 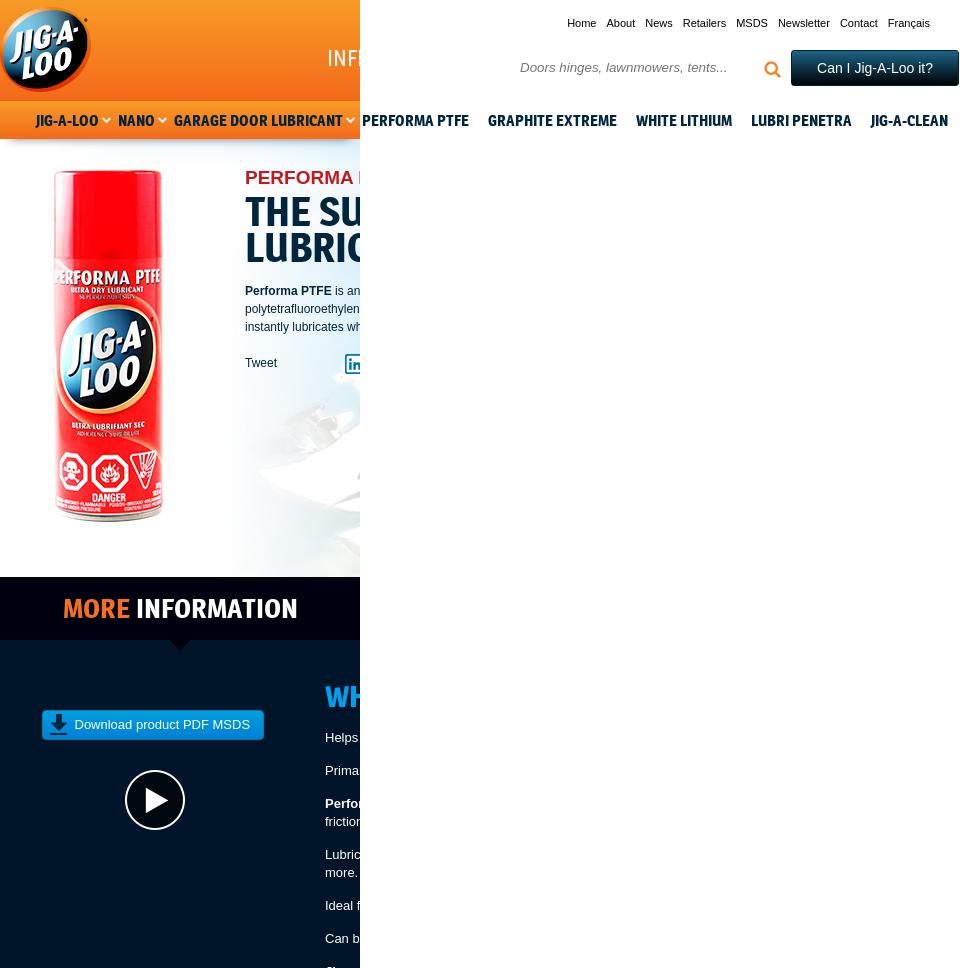 What do you see at coordinates (412, 57) in the screenshot?
I see `'Infinite uses and'` at bounding box center [412, 57].